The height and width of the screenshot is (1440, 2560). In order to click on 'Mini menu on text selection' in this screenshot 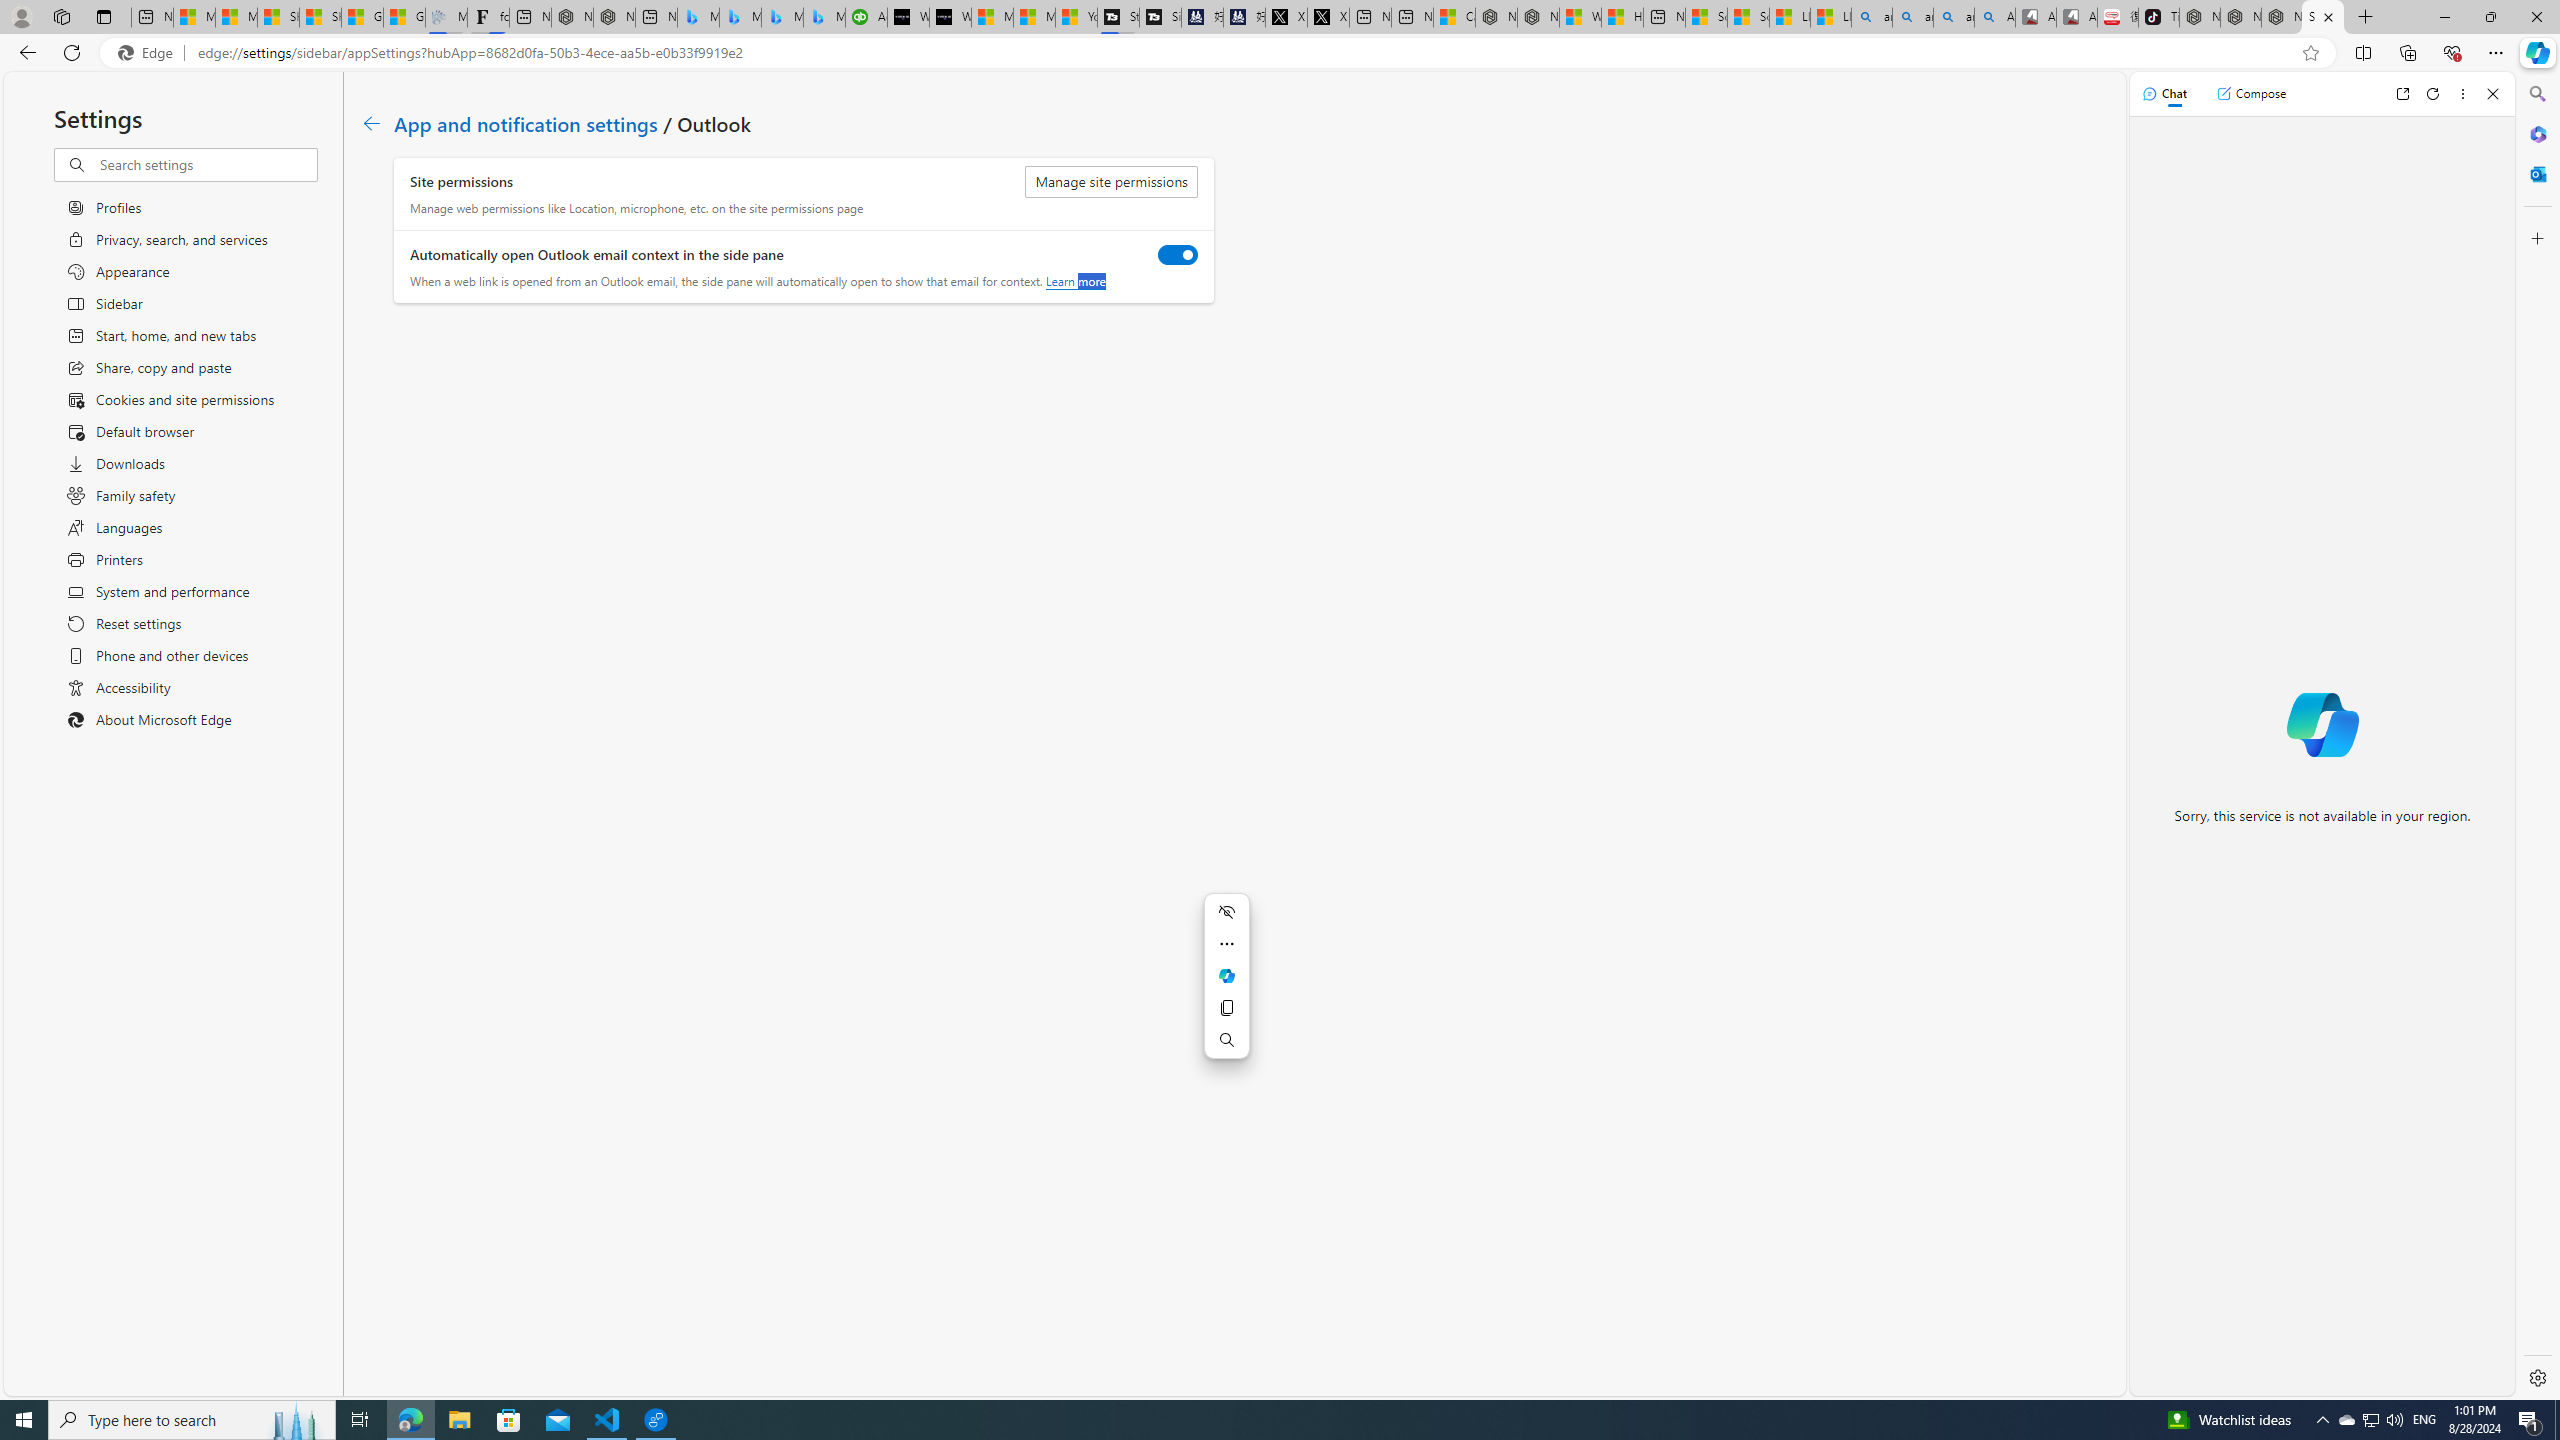, I will do `click(1227, 976)`.